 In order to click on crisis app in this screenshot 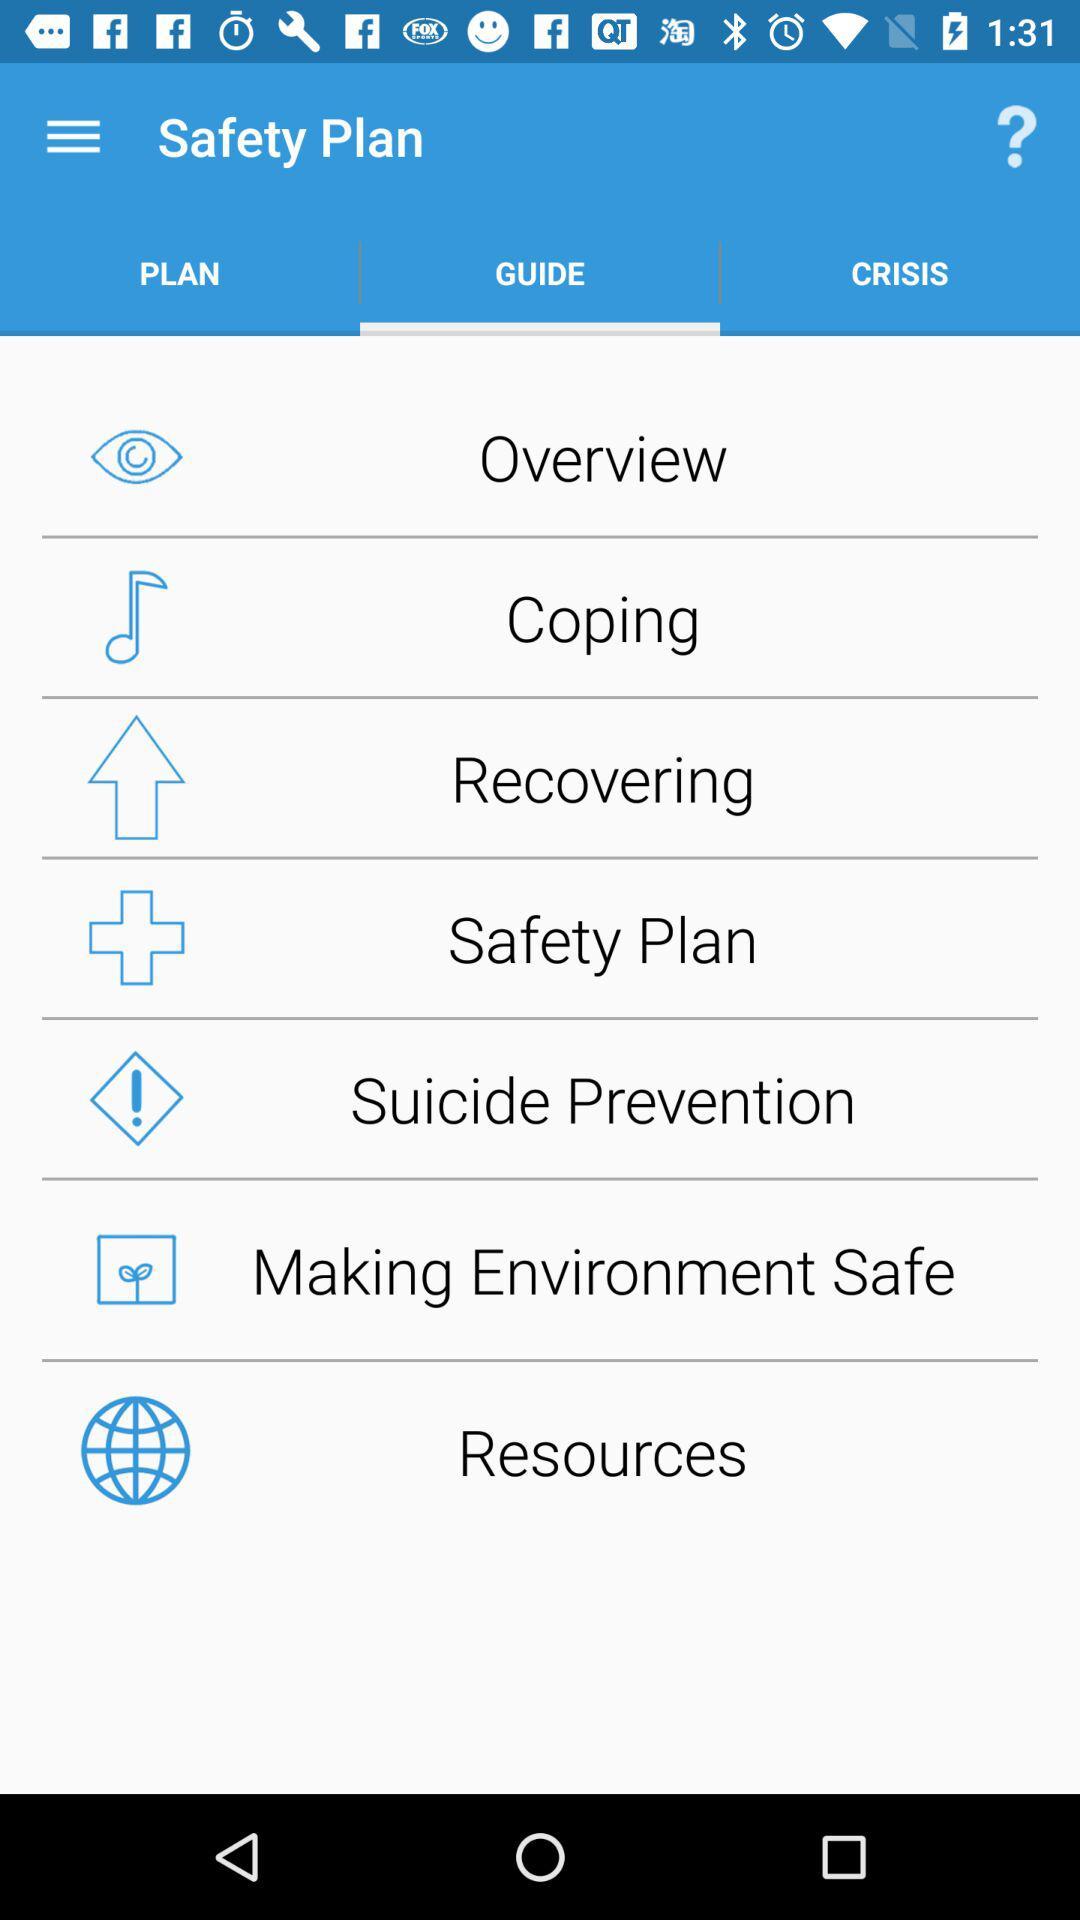, I will do `click(898, 272)`.